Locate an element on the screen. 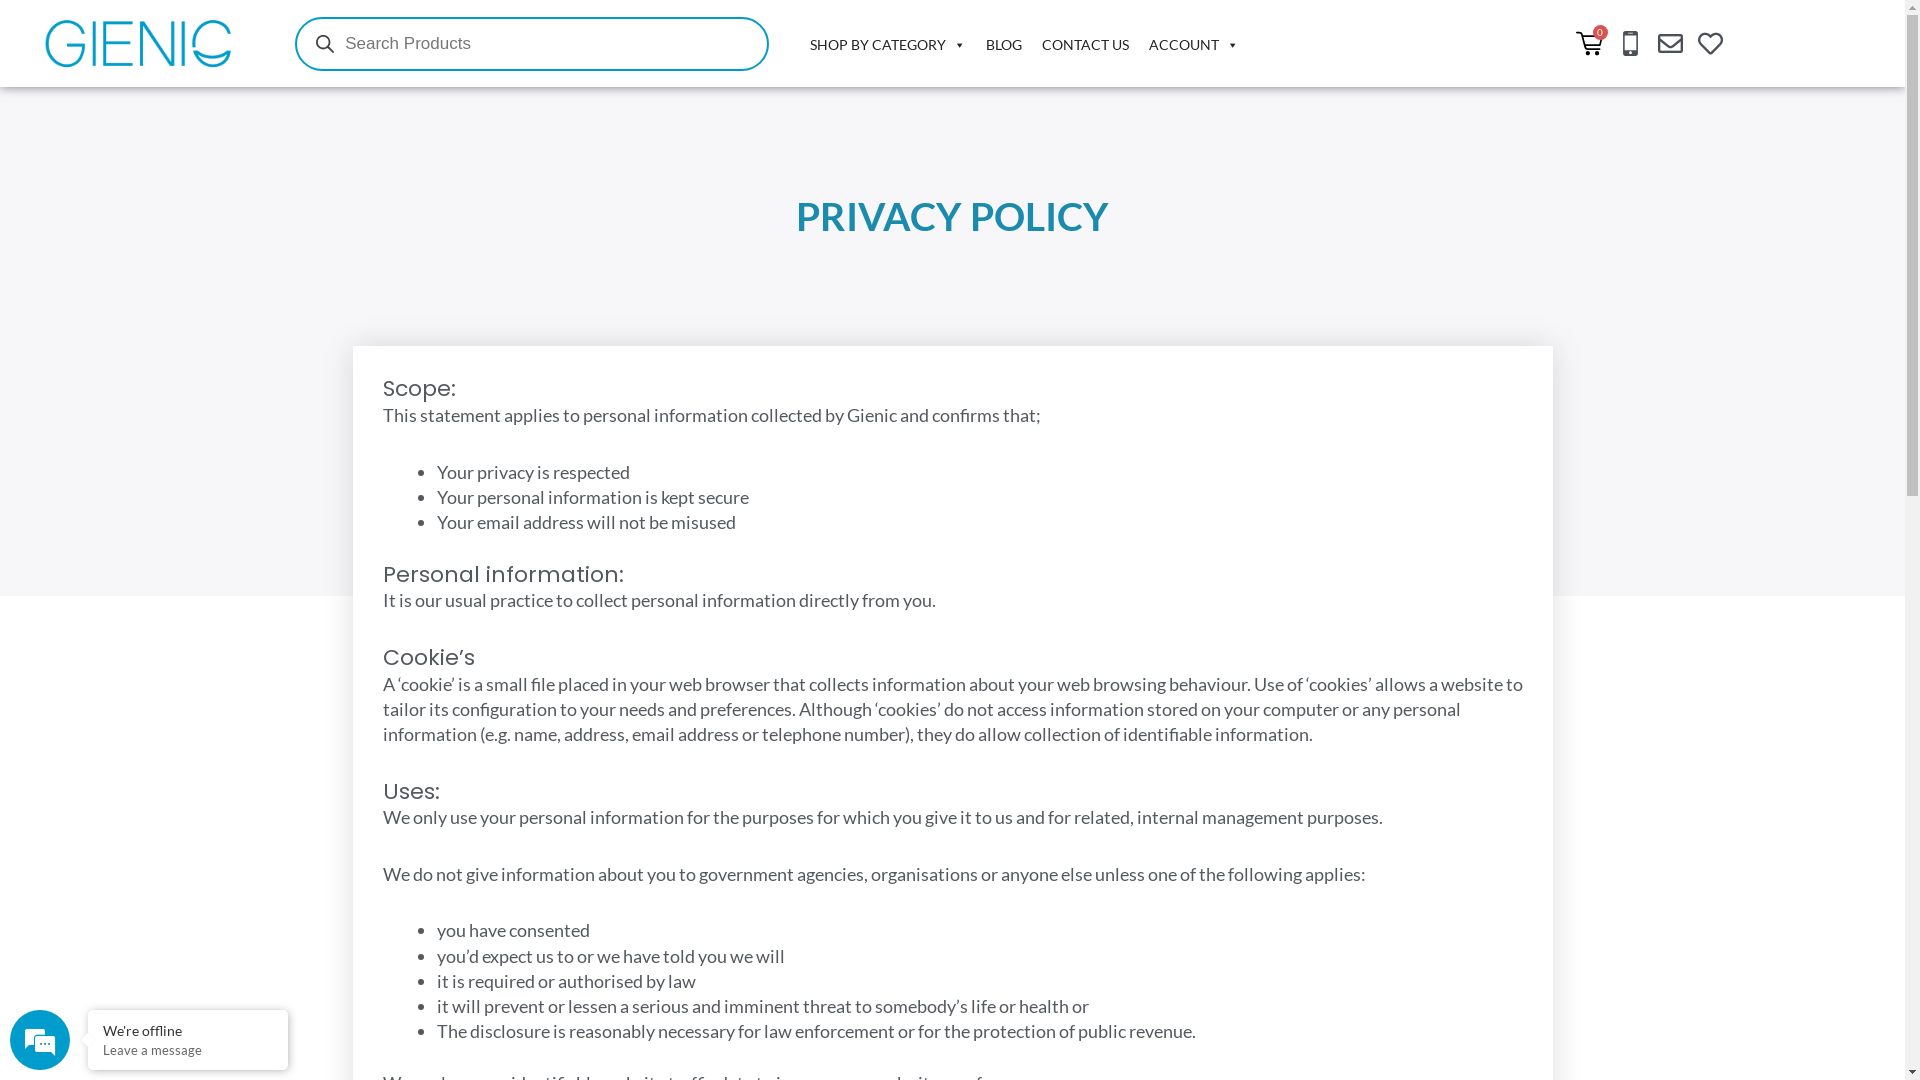 This screenshot has height=1080, width=1920. 'SHOP BY CATEGORY' is located at coordinates (887, 45).